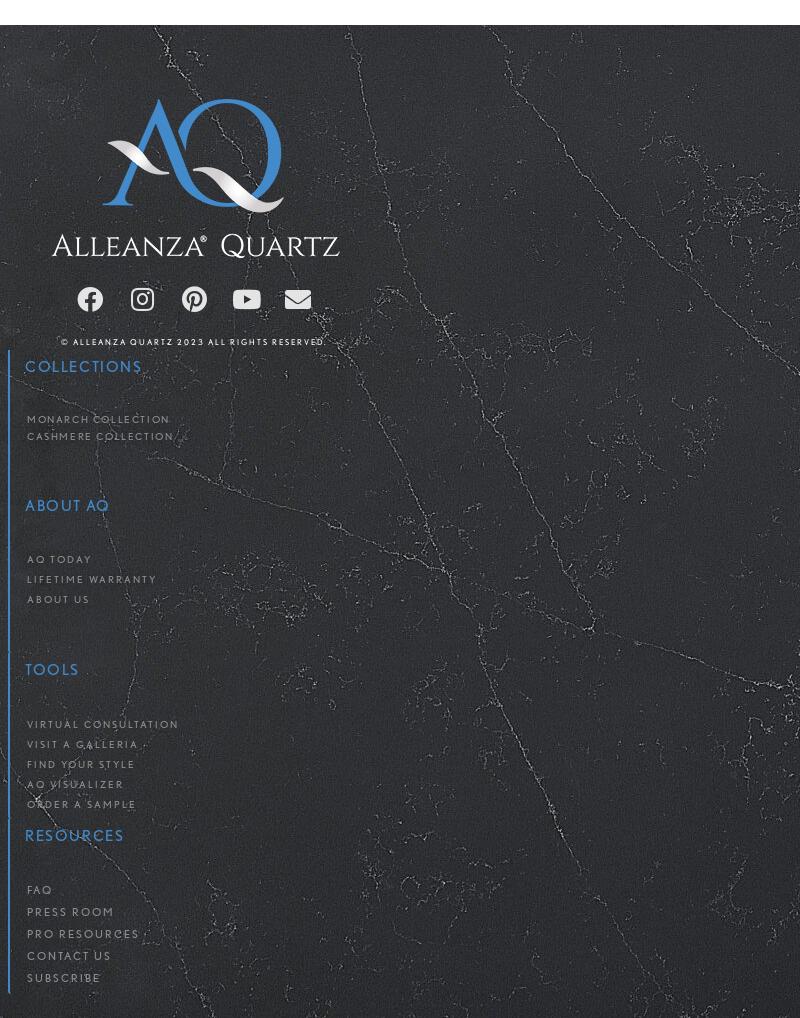  I want to click on 'CONTACT US', so click(69, 955).